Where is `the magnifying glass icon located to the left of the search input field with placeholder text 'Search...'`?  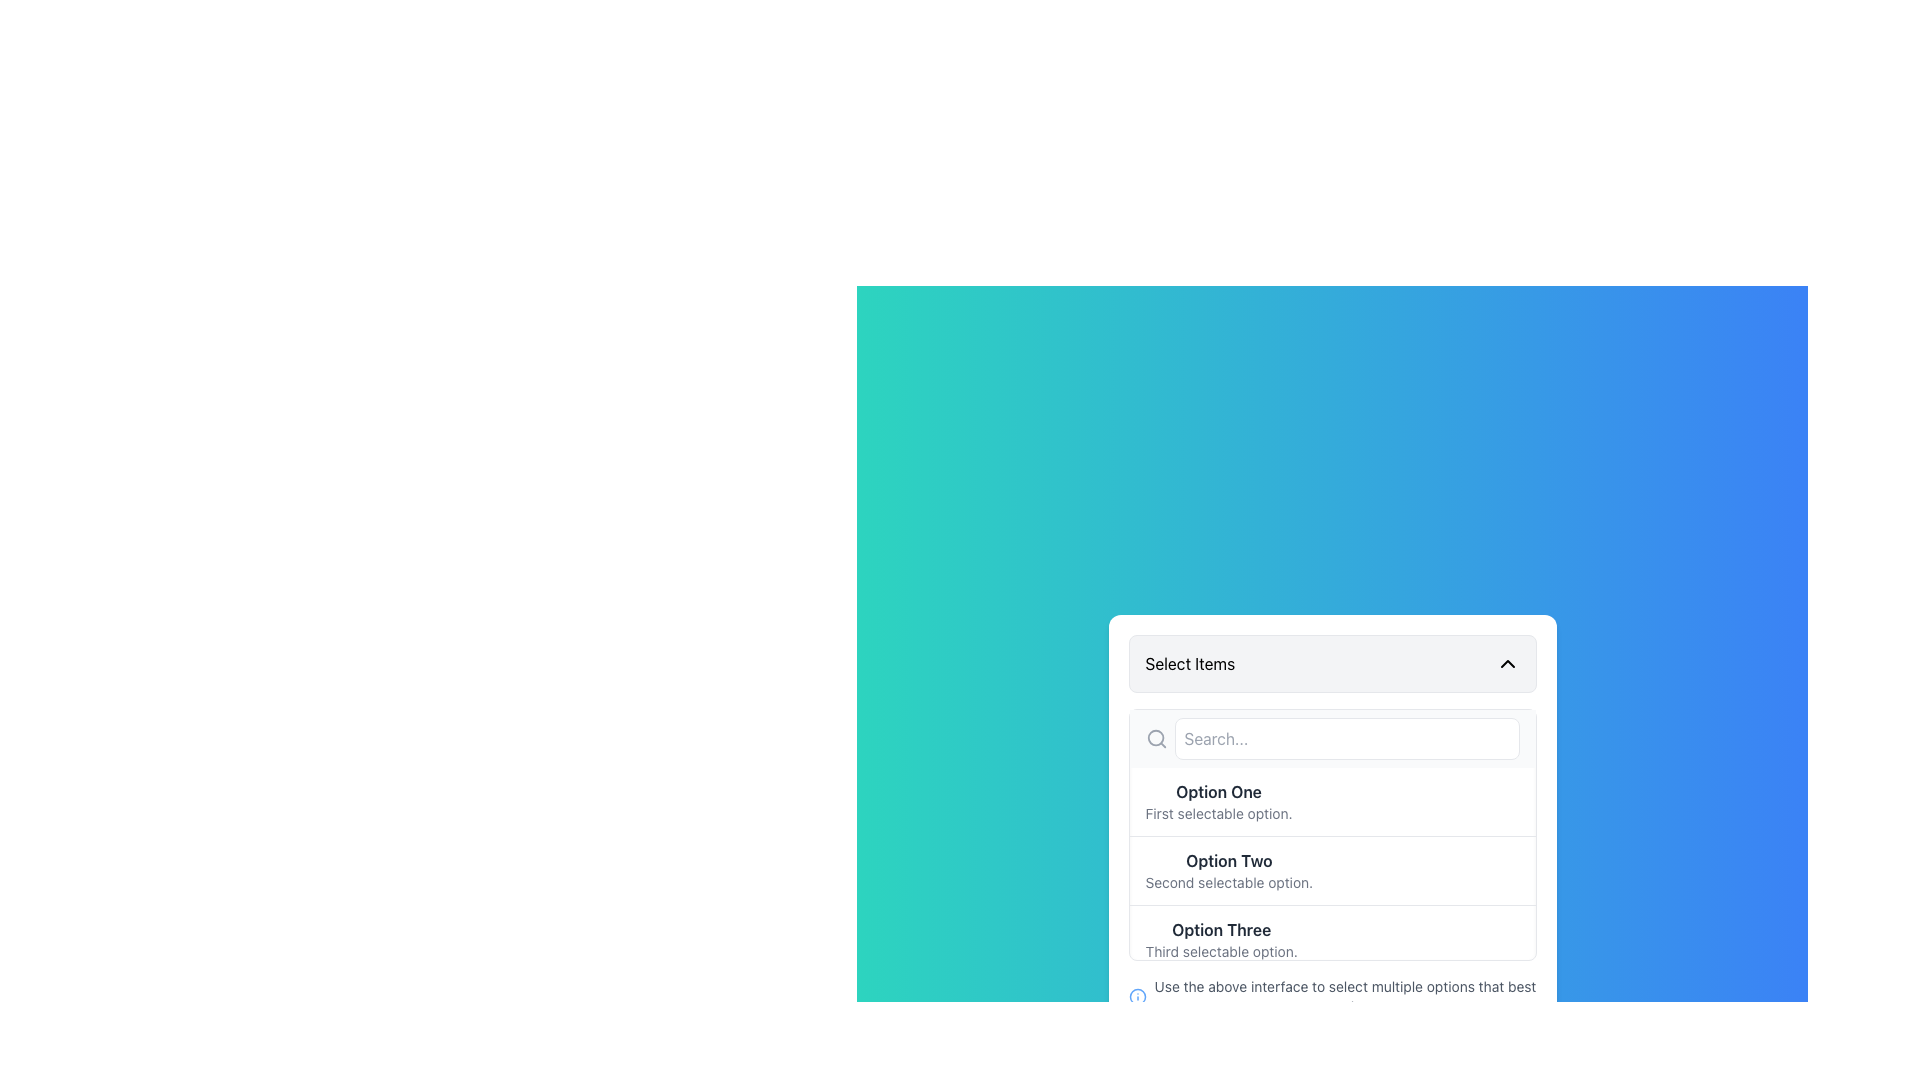
the magnifying glass icon located to the left of the search input field with placeholder text 'Search...' is located at coordinates (1156, 739).